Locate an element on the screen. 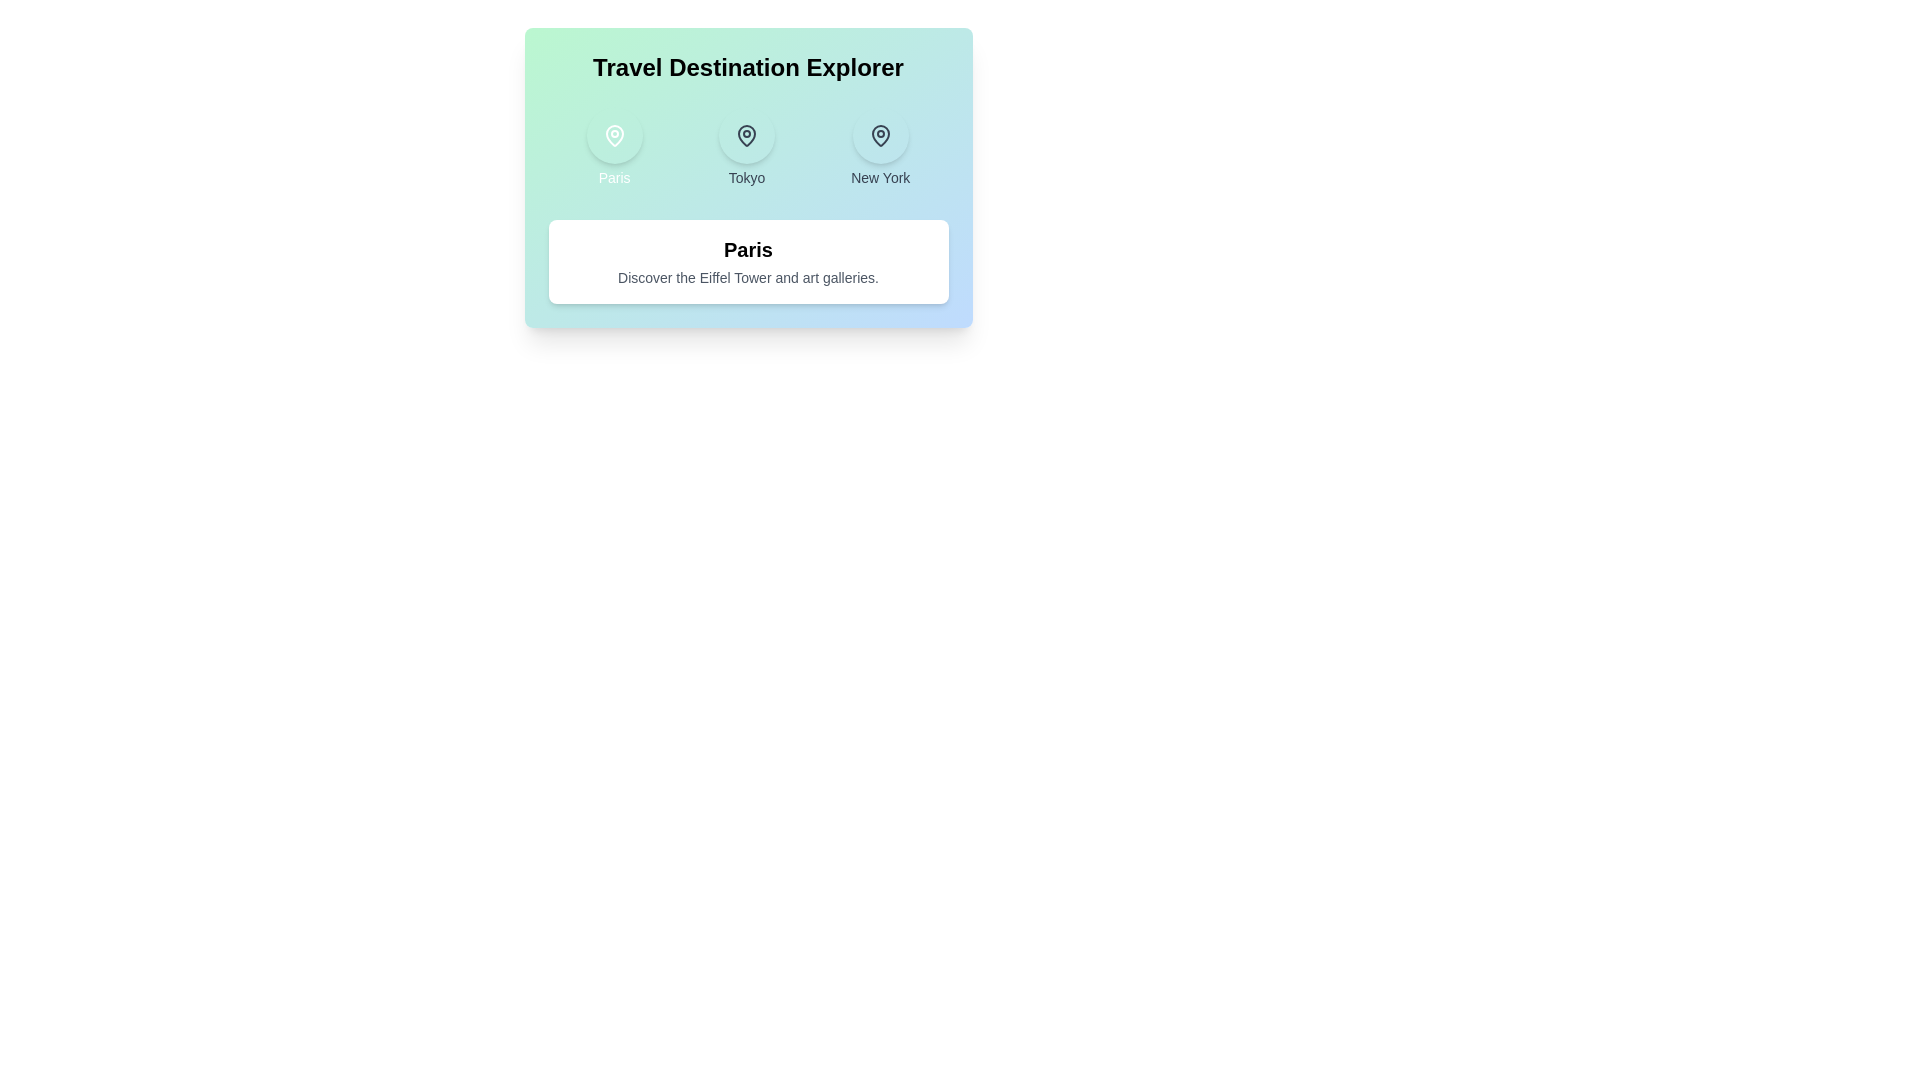 Image resolution: width=1920 pixels, height=1080 pixels. the destination selection button for 'Paris' is located at coordinates (613, 146).